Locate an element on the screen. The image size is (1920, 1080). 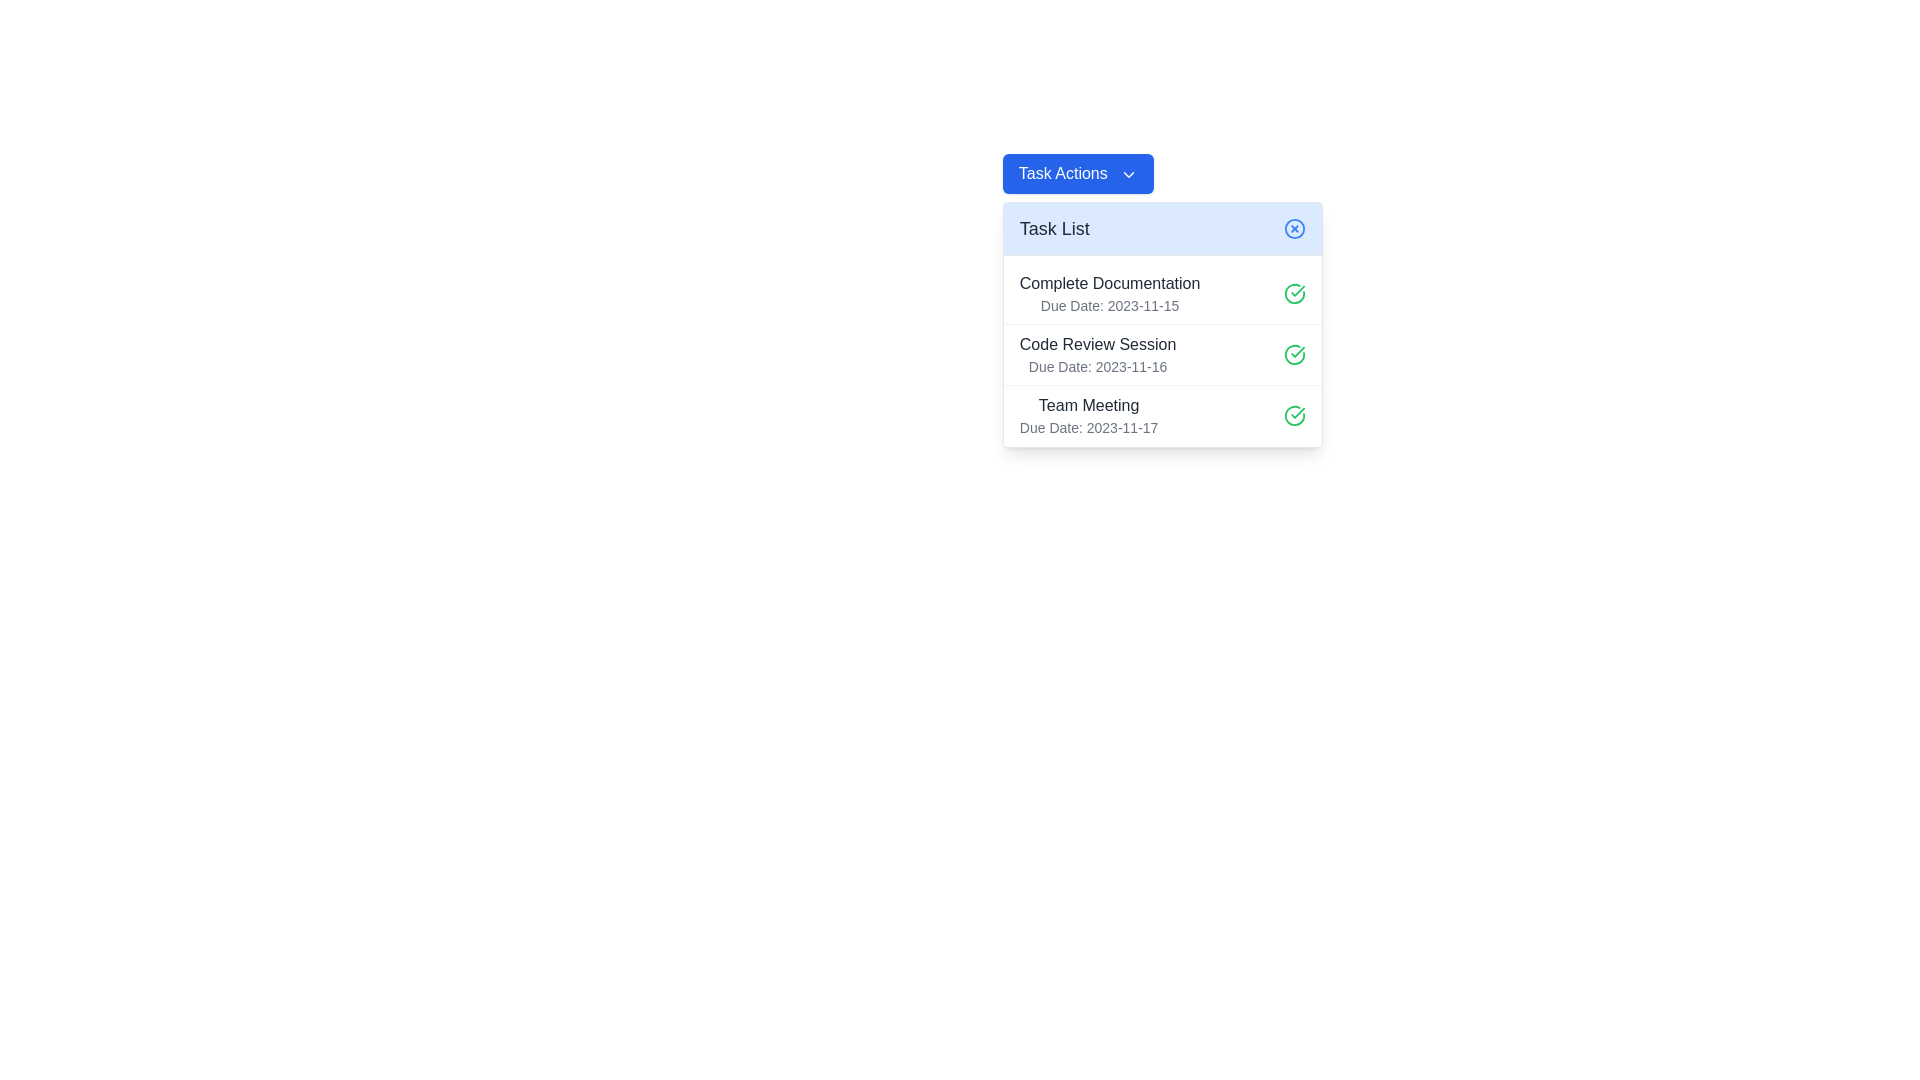
the first task entry in the 'Task List' that displays the task's title and due date, indicating its completion status is located at coordinates (1162, 293).